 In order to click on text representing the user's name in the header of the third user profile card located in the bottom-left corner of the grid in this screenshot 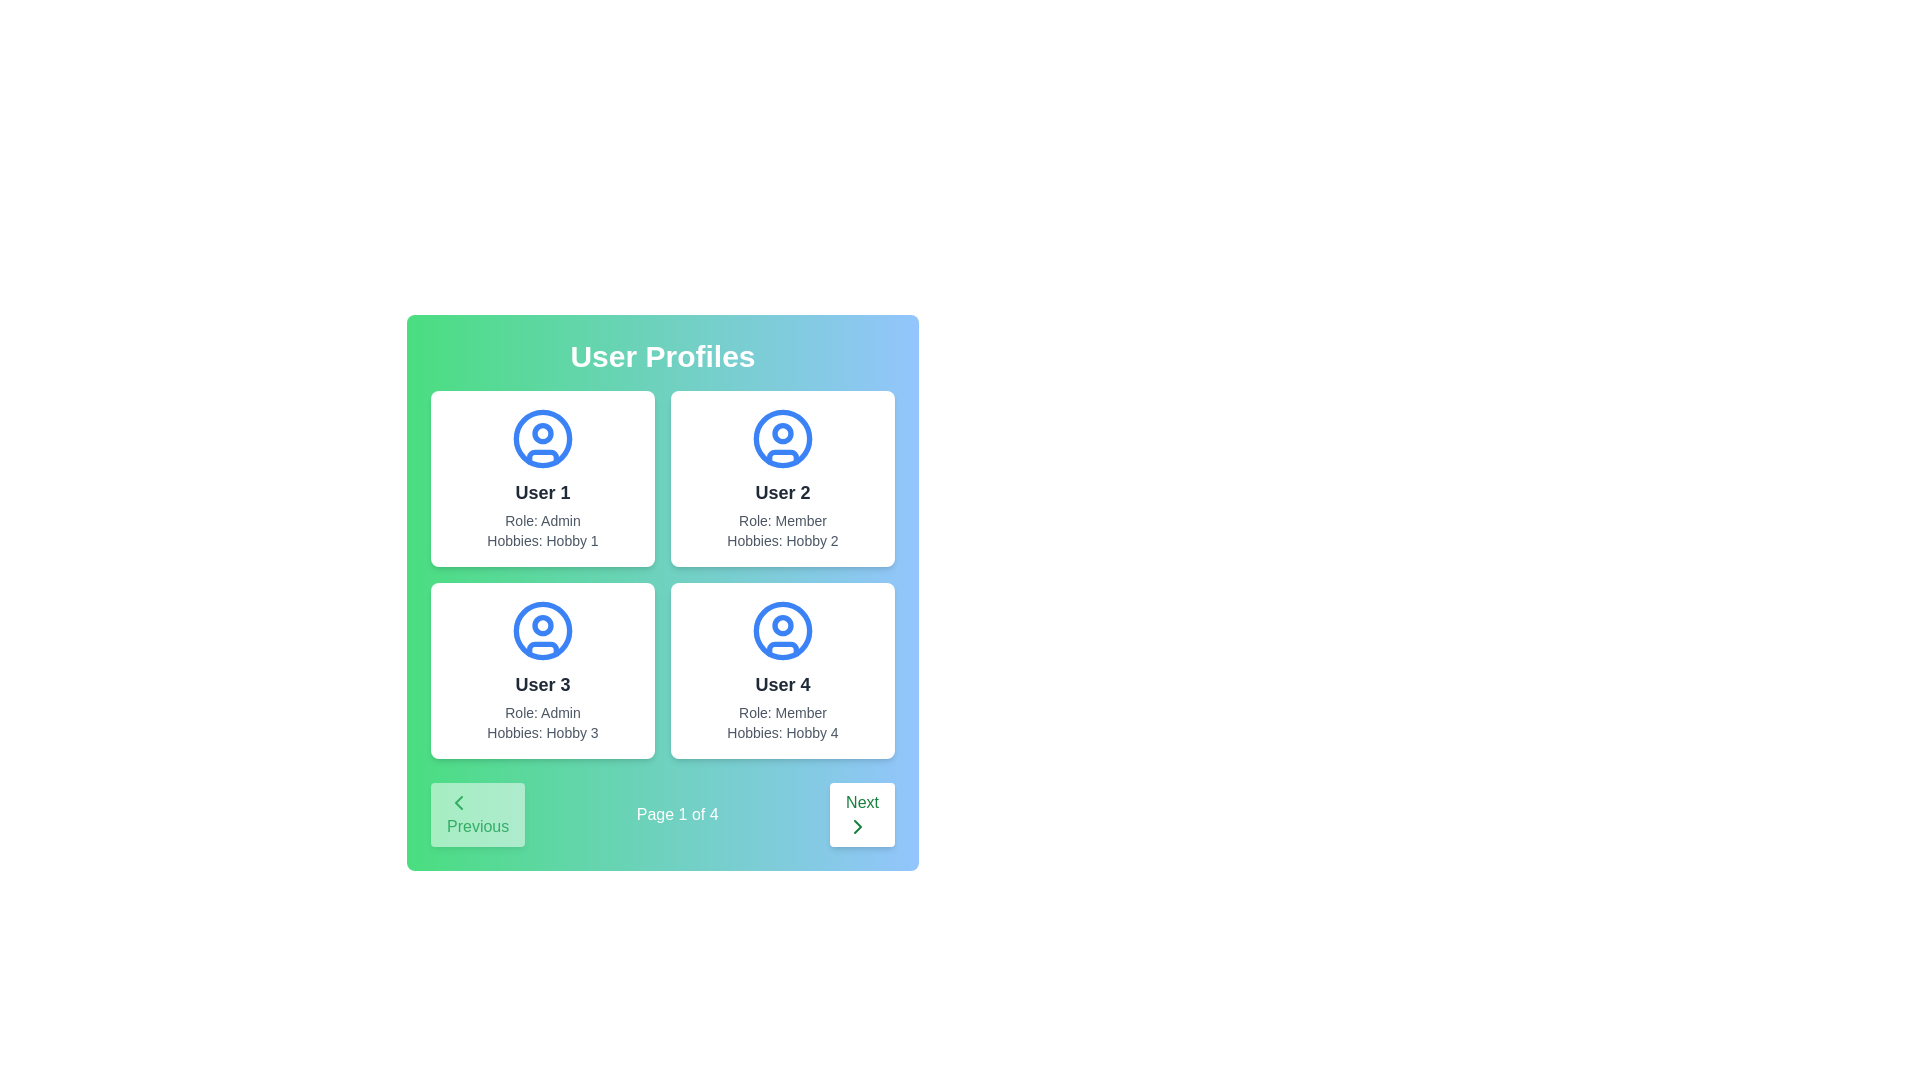, I will do `click(542, 684)`.